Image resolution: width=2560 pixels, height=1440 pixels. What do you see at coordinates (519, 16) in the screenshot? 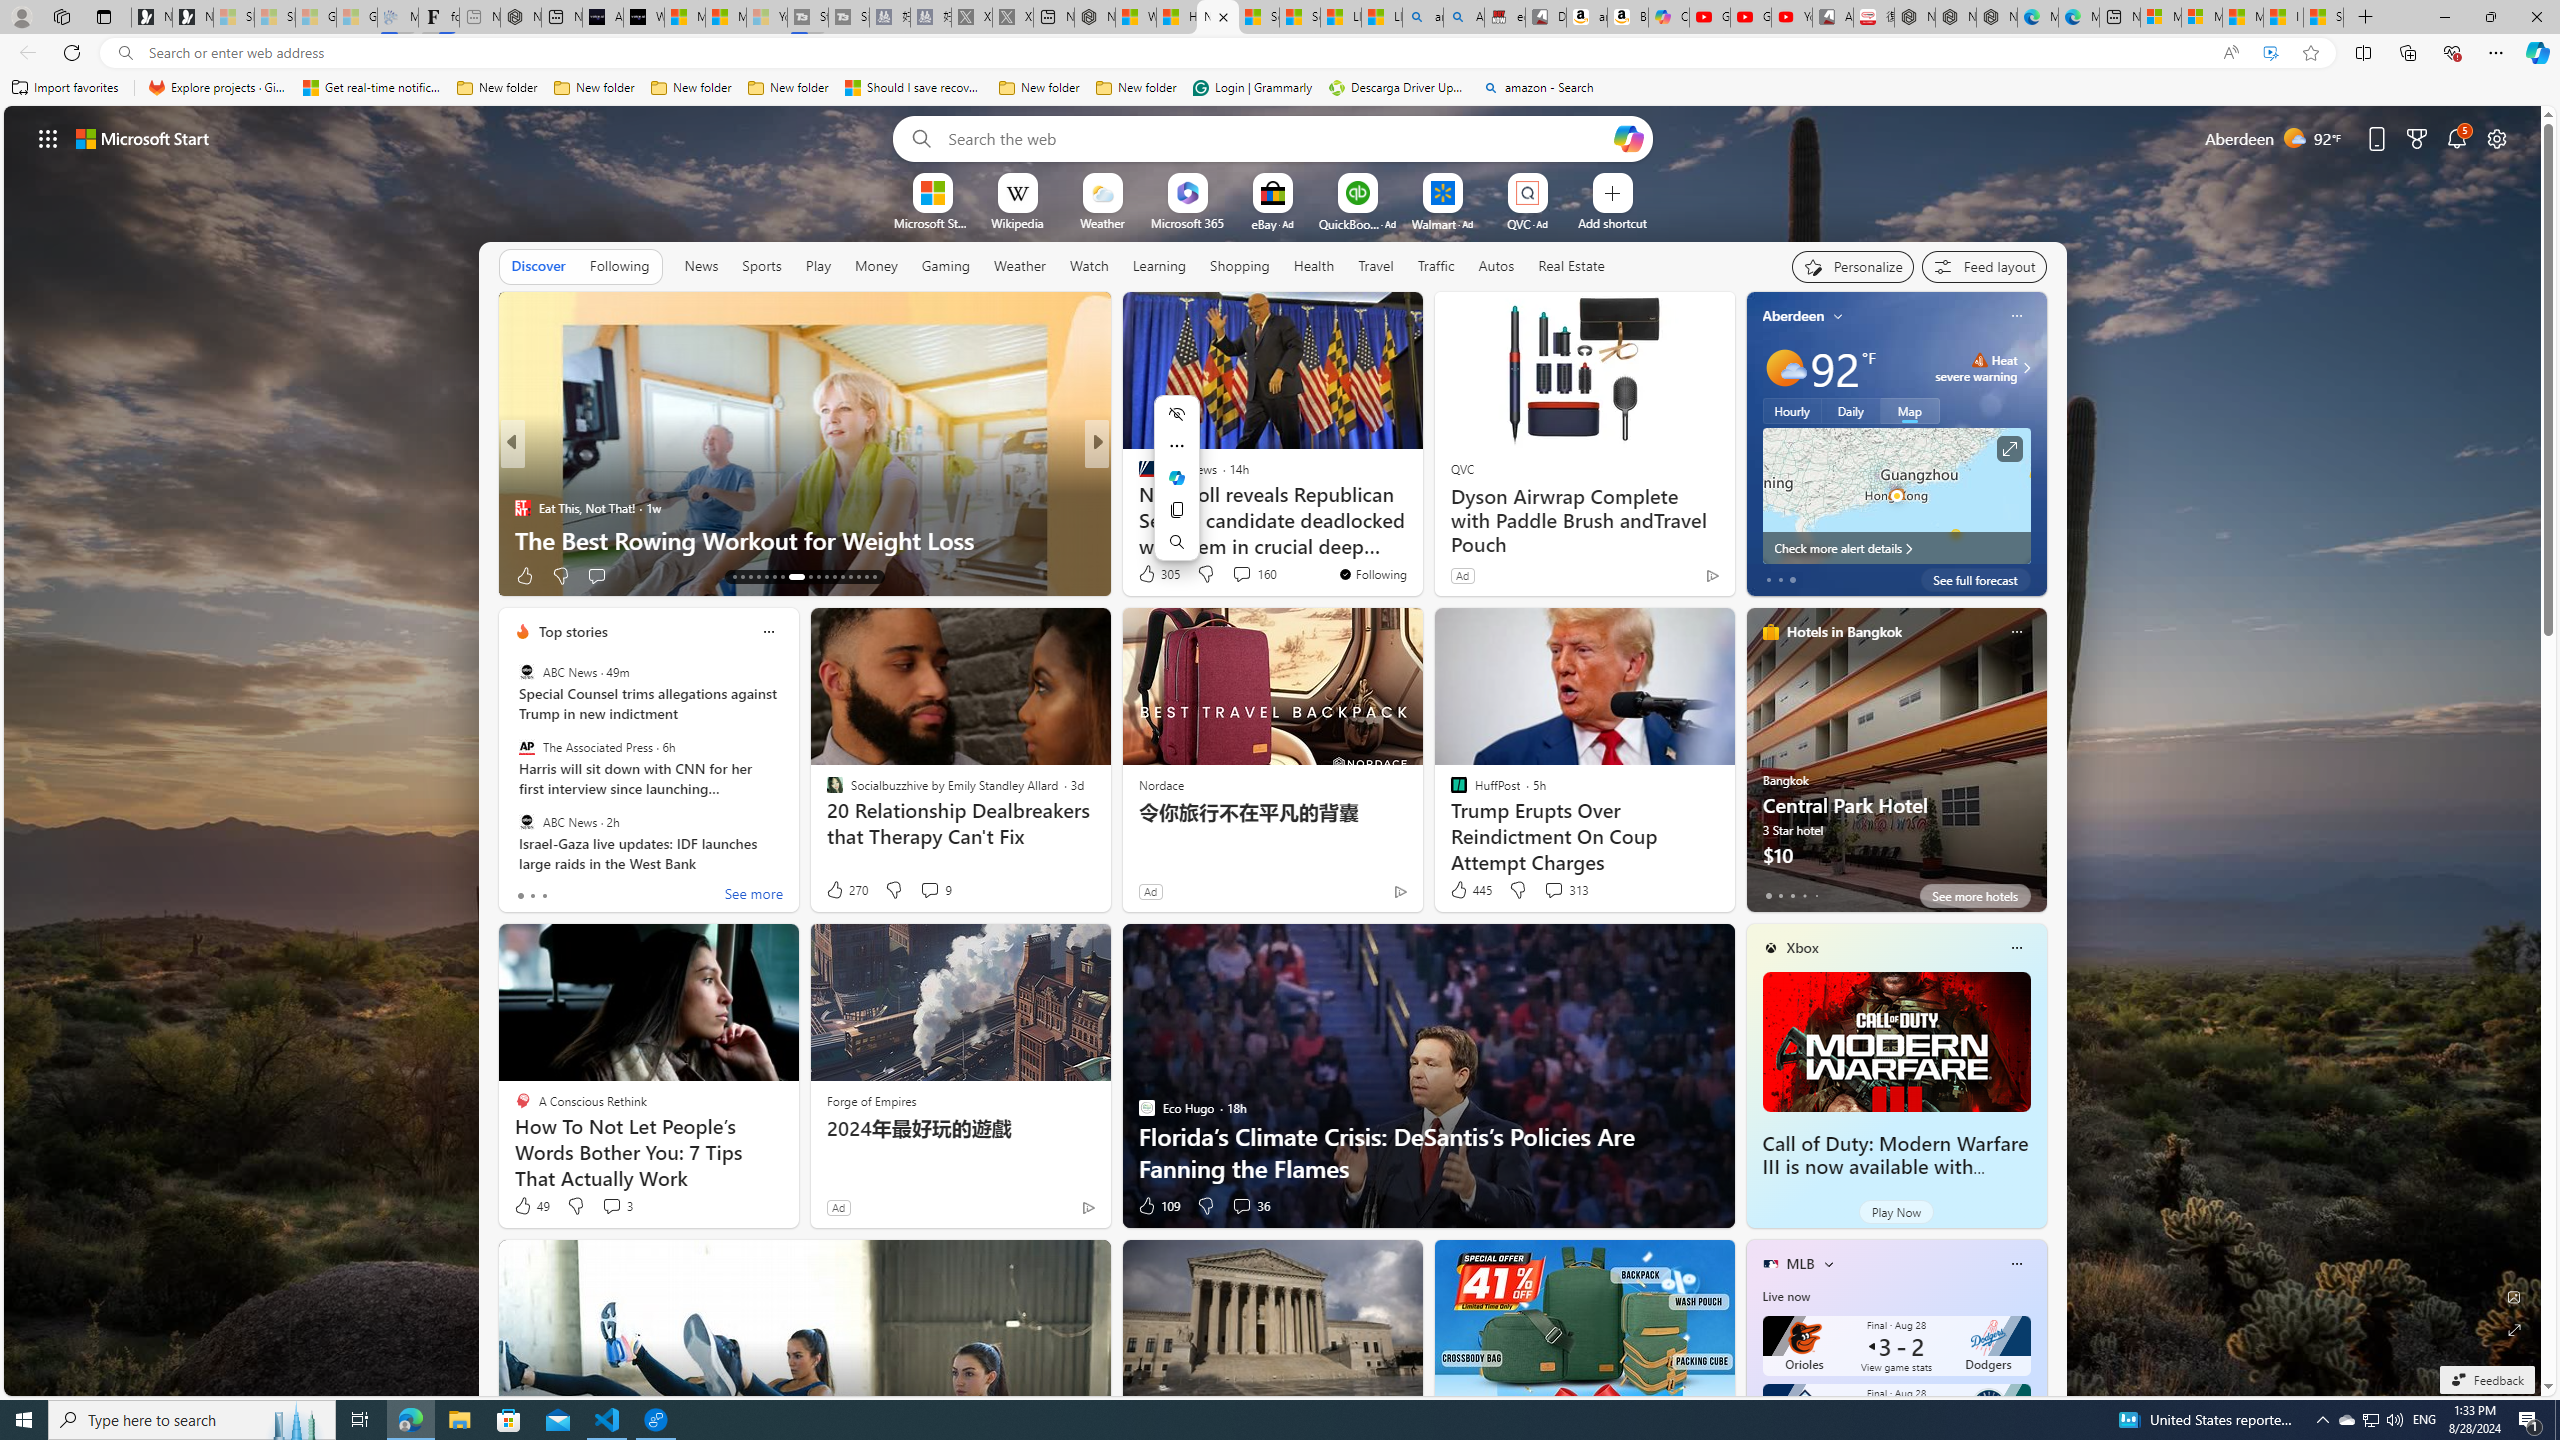
I see `'Nordace - #1 Japanese Best-Seller - Siena Smart Backpack'` at bounding box center [519, 16].